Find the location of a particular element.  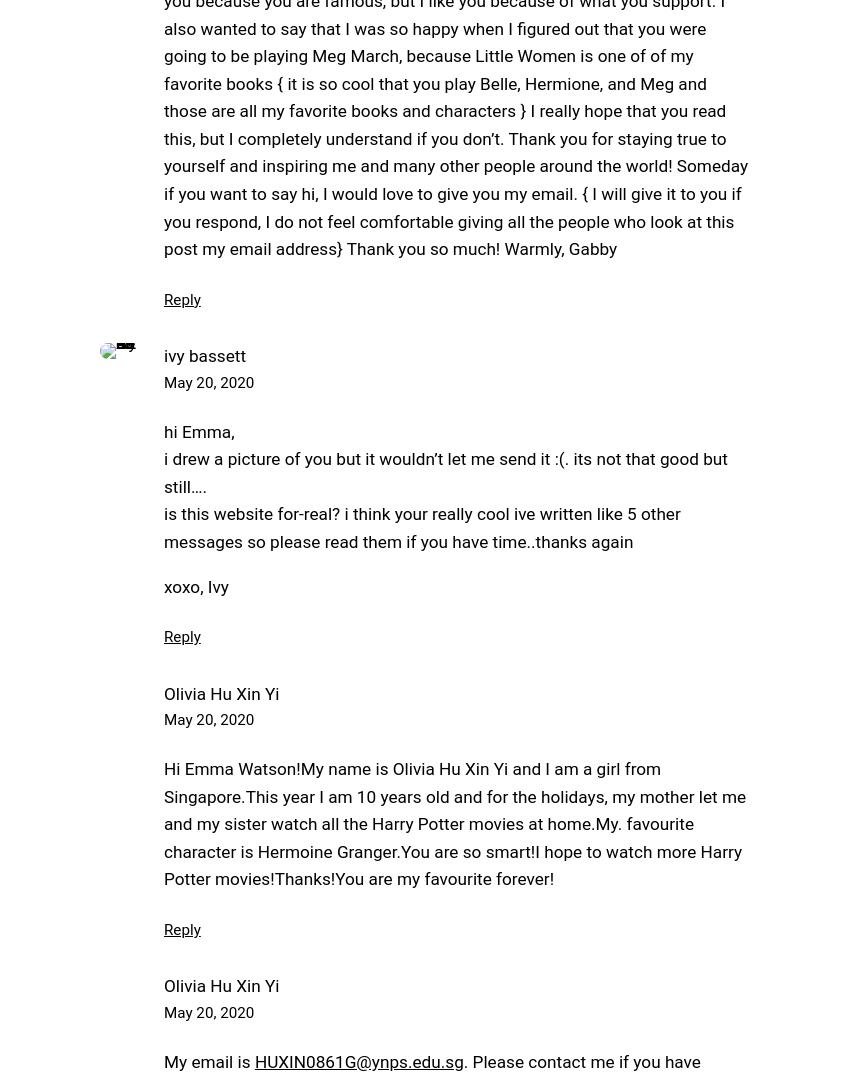

'My email is' is located at coordinates (208, 1061).